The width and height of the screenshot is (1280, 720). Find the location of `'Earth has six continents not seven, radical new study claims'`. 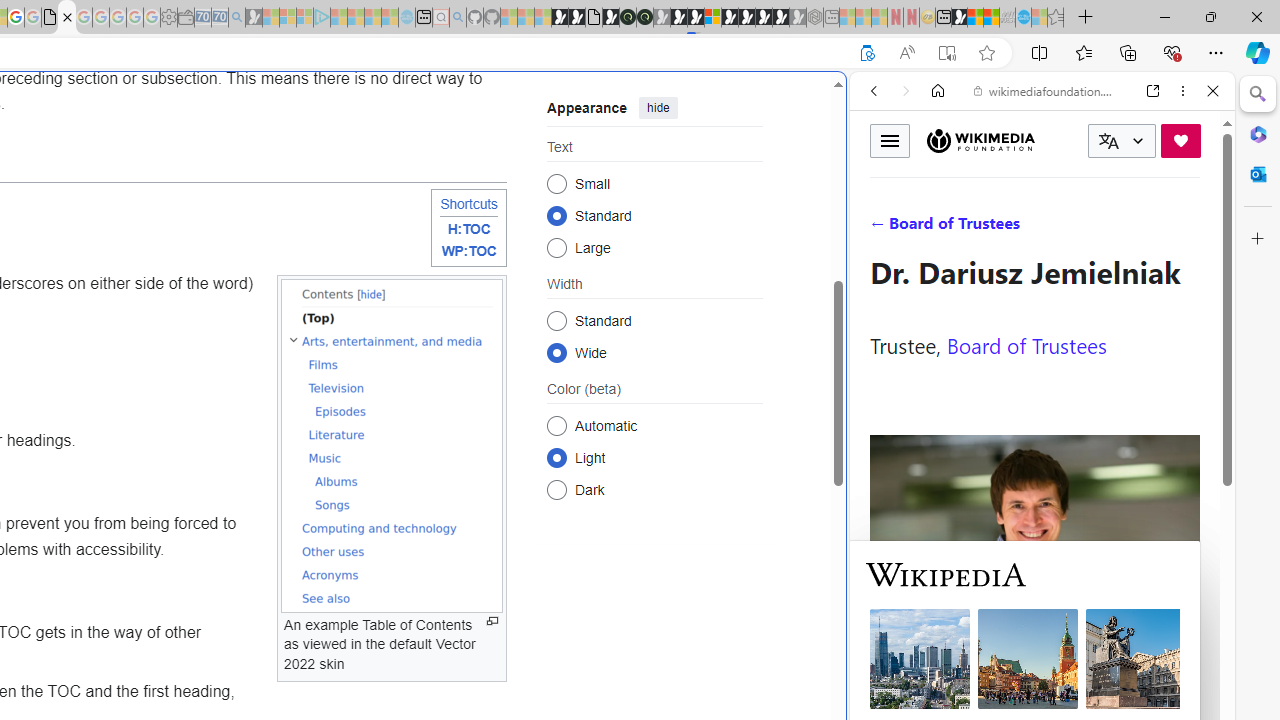

'Earth has six continents not seven, radical new study claims' is located at coordinates (992, 17).